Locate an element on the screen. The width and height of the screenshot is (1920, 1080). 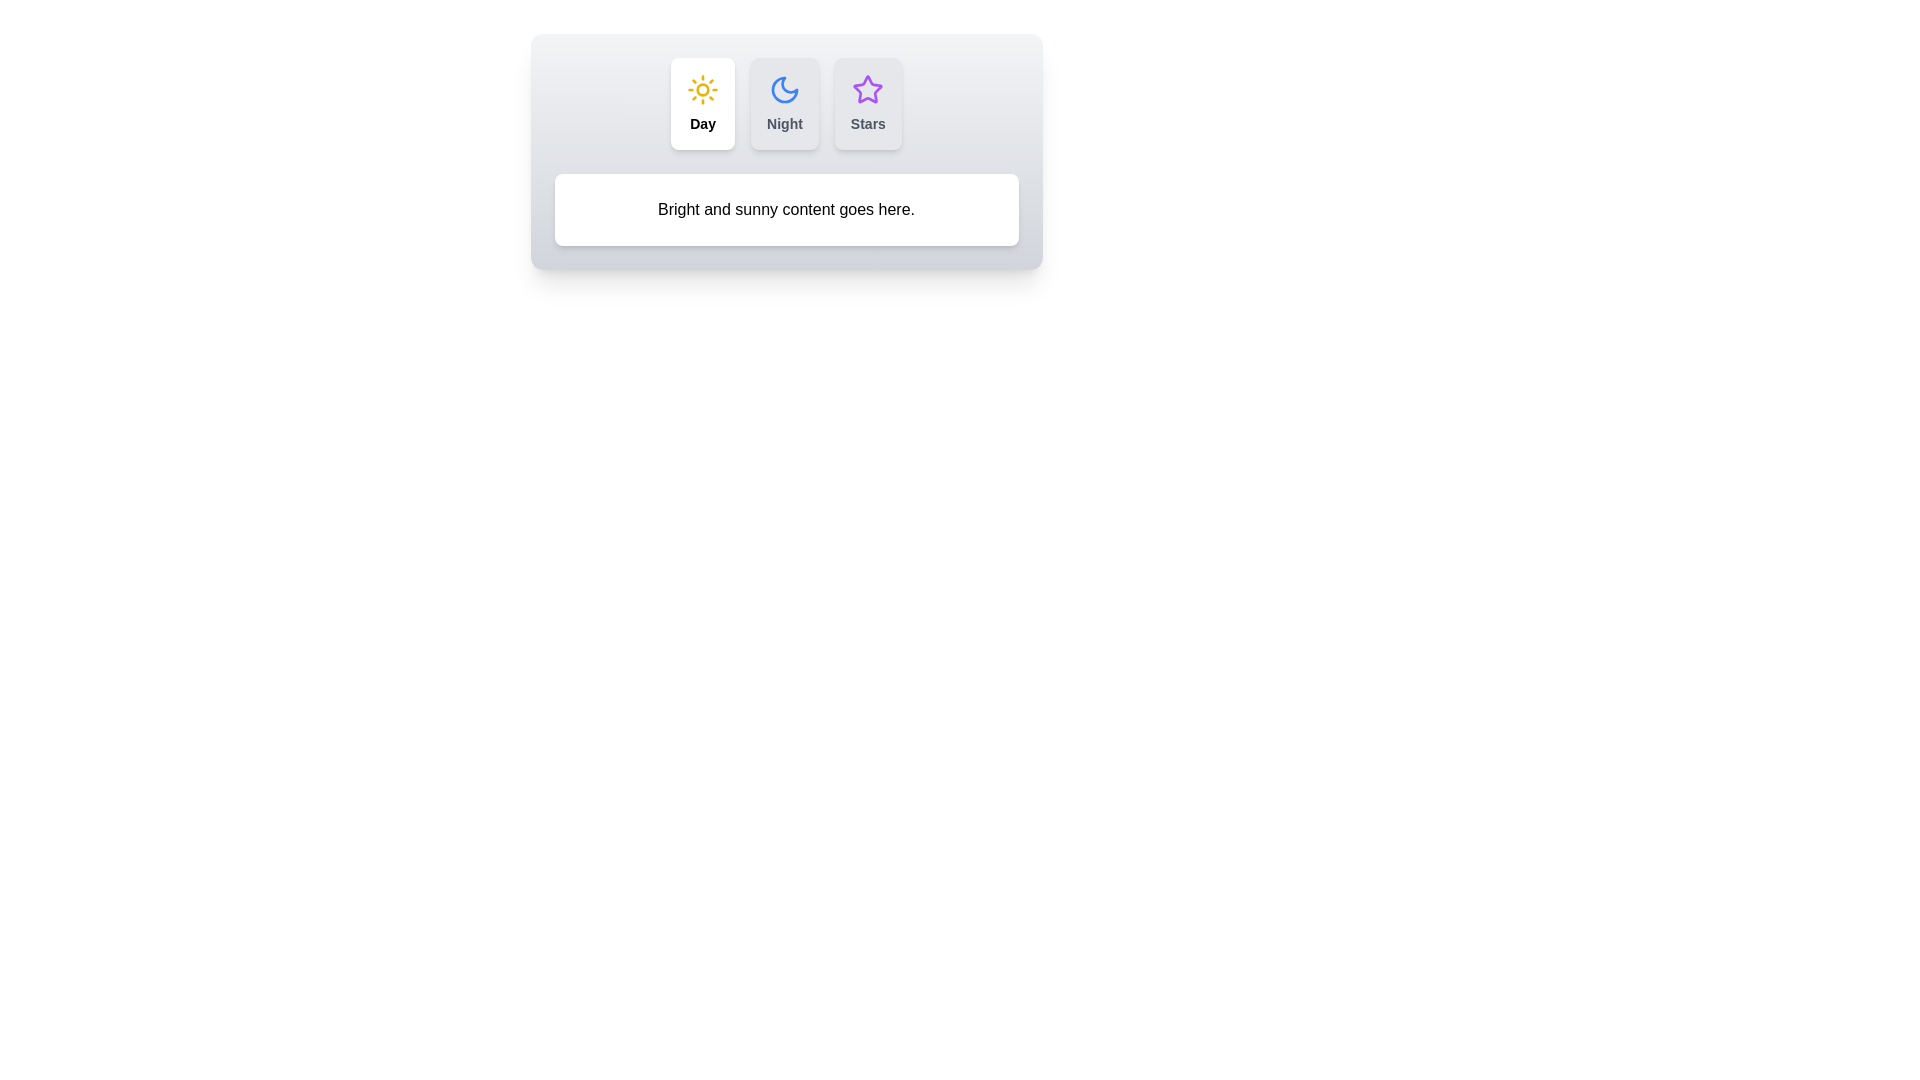
the tab labeled Stars to switch its content is located at coordinates (868, 104).